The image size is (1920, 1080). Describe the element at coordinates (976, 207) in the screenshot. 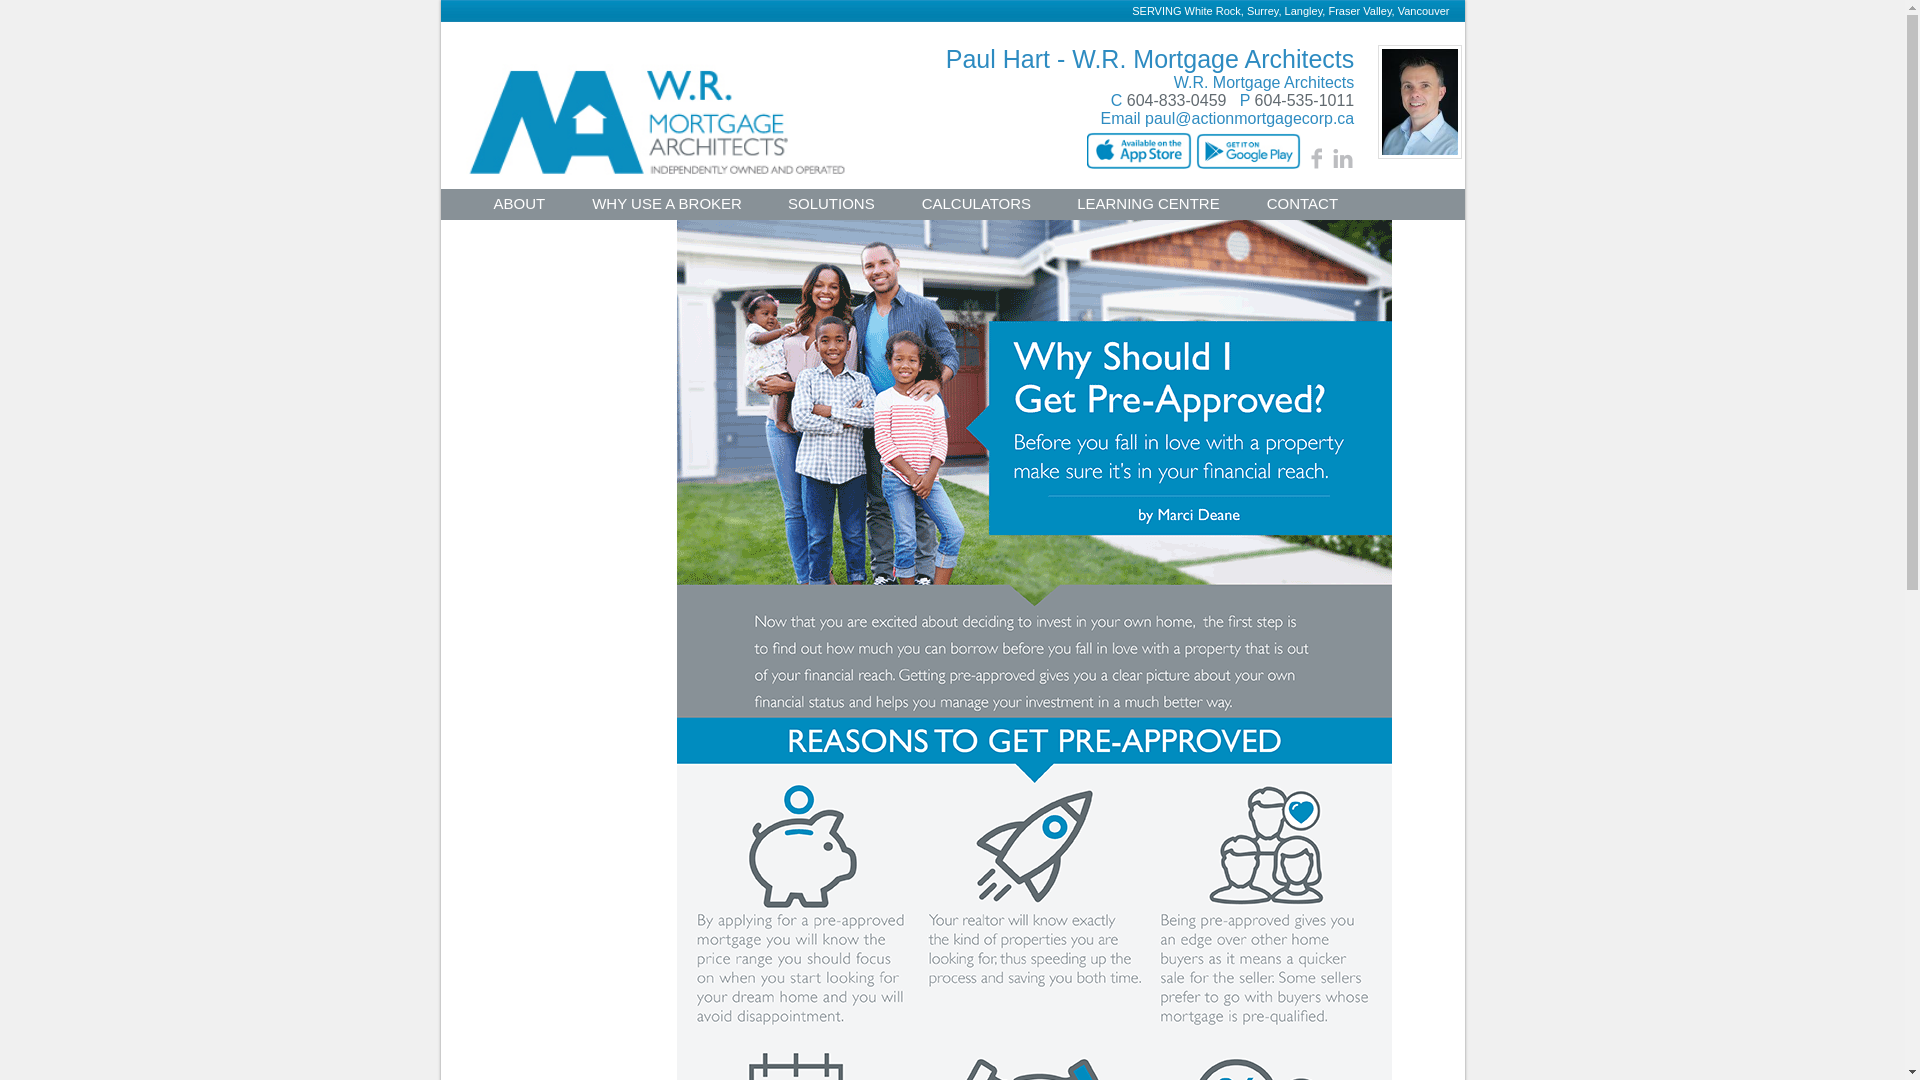

I see `'CALCULATORS'` at that location.